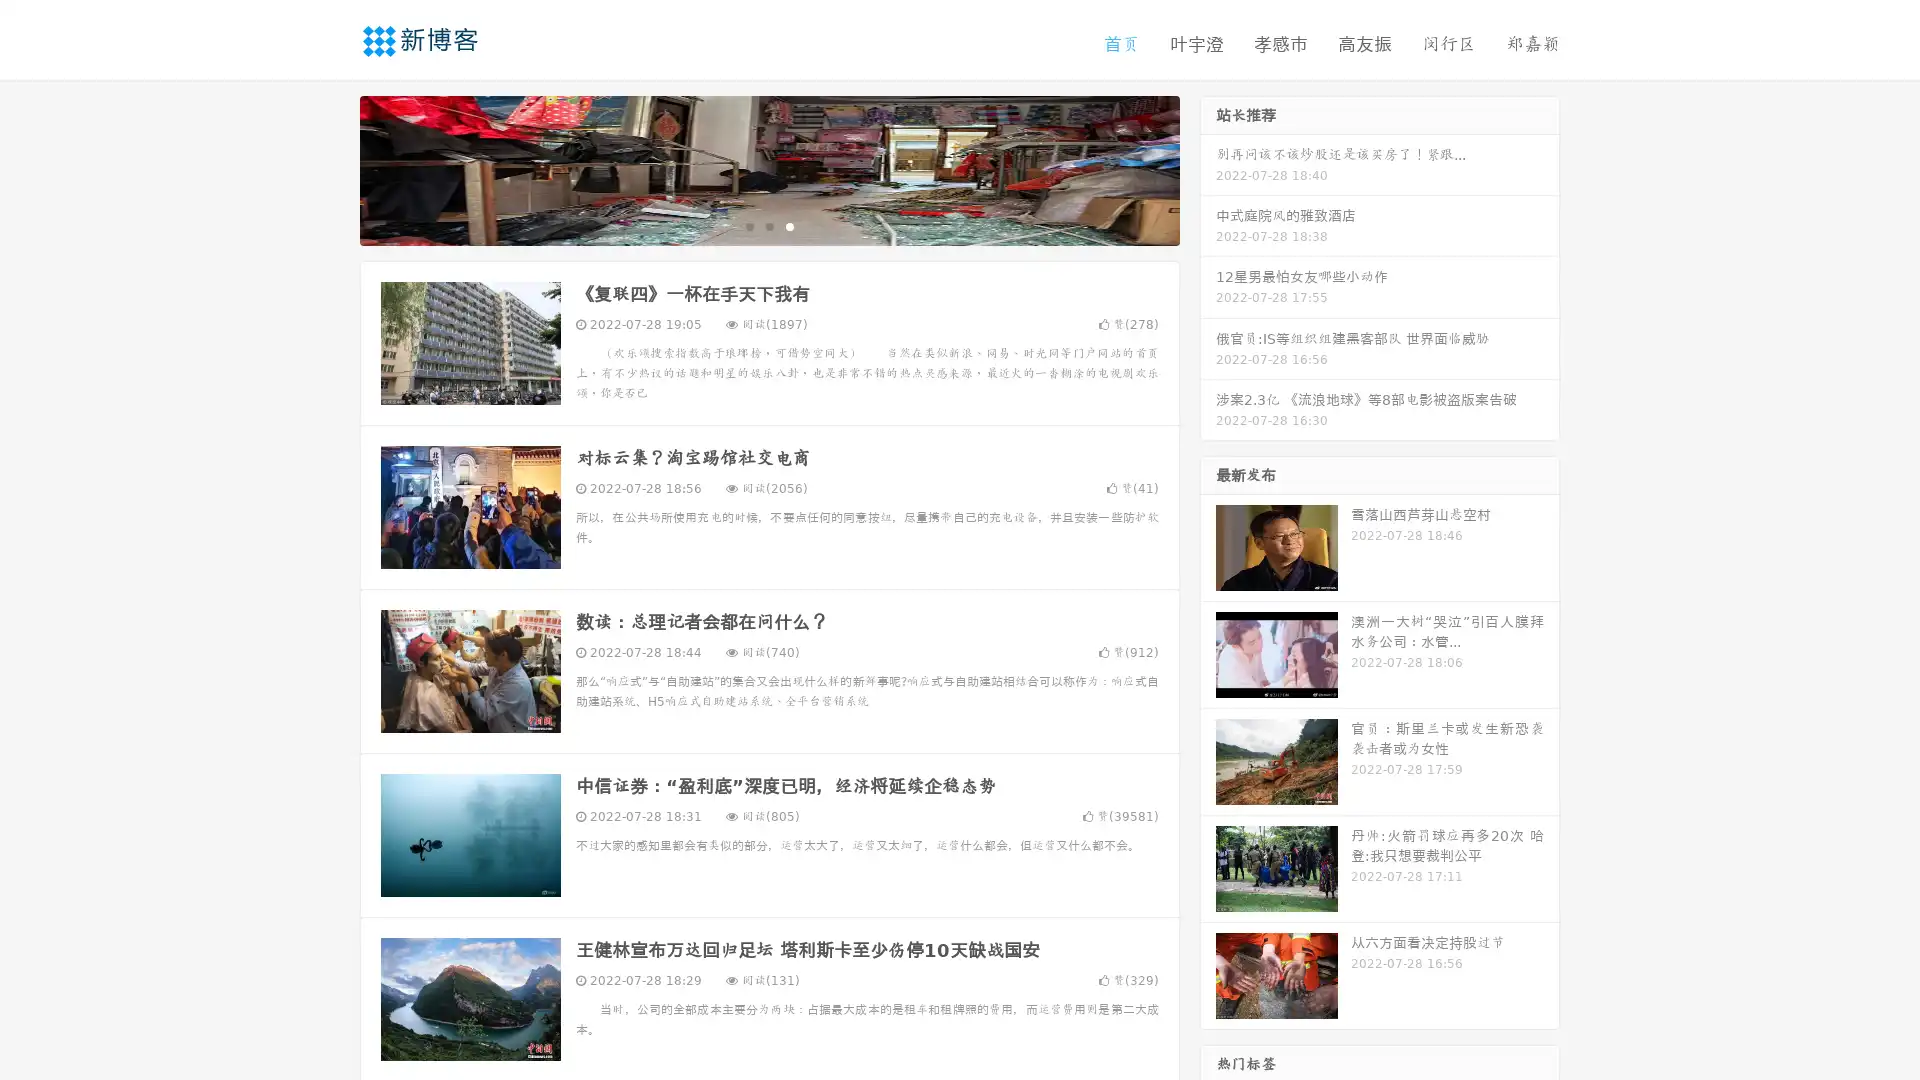 The height and width of the screenshot is (1080, 1920). I want to click on Go to slide 1, so click(748, 225).